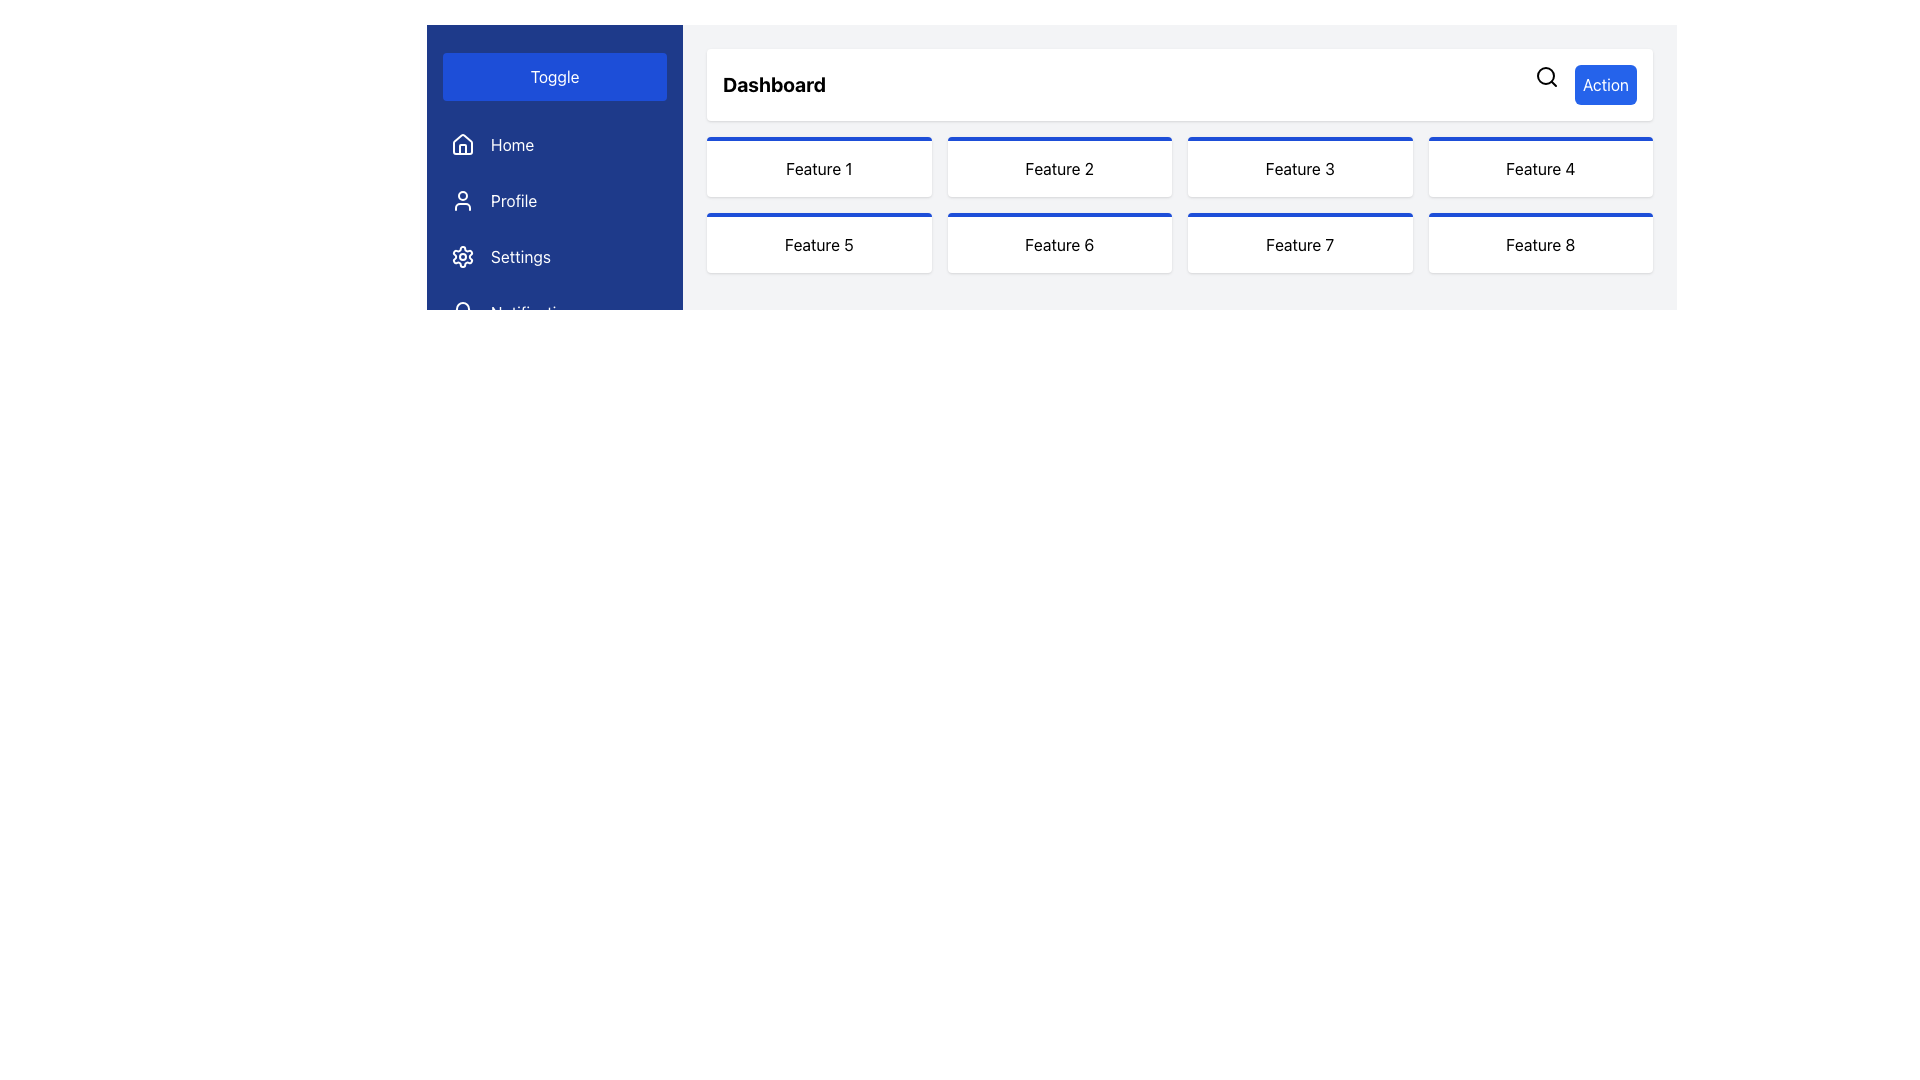  Describe the element at coordinates (555, 227) in the screenshot. I see `the 'Settings' Navigation Button, which is the third item in the vertical list of menu items including 'Home', 'Profile', 'Settings', and 'Notifications', located beneath the 'Toggle' button` at that location.